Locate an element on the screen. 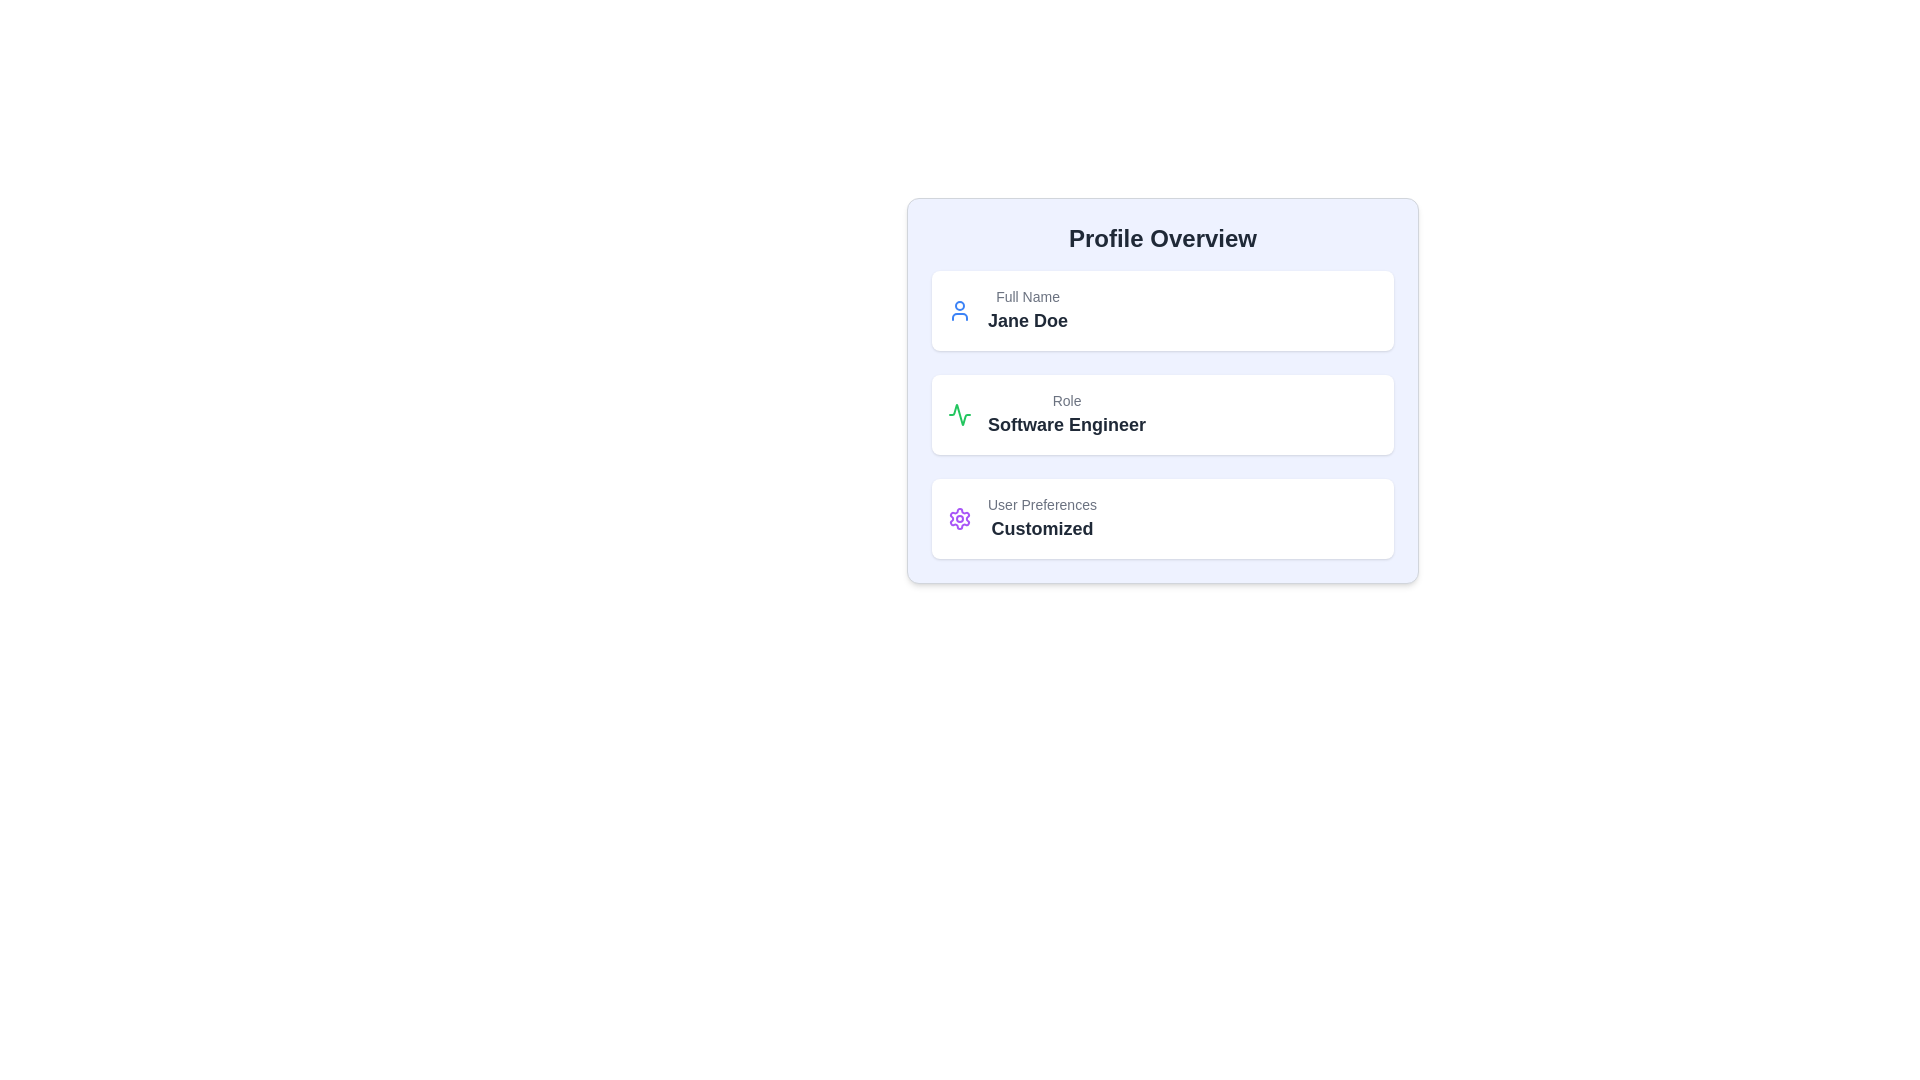 The image size is (1920, 1080). the informational text block that displays the user's full name along with an icon, located at the top of the profile details list within a rounded card is located at coordinates (1008, 311).